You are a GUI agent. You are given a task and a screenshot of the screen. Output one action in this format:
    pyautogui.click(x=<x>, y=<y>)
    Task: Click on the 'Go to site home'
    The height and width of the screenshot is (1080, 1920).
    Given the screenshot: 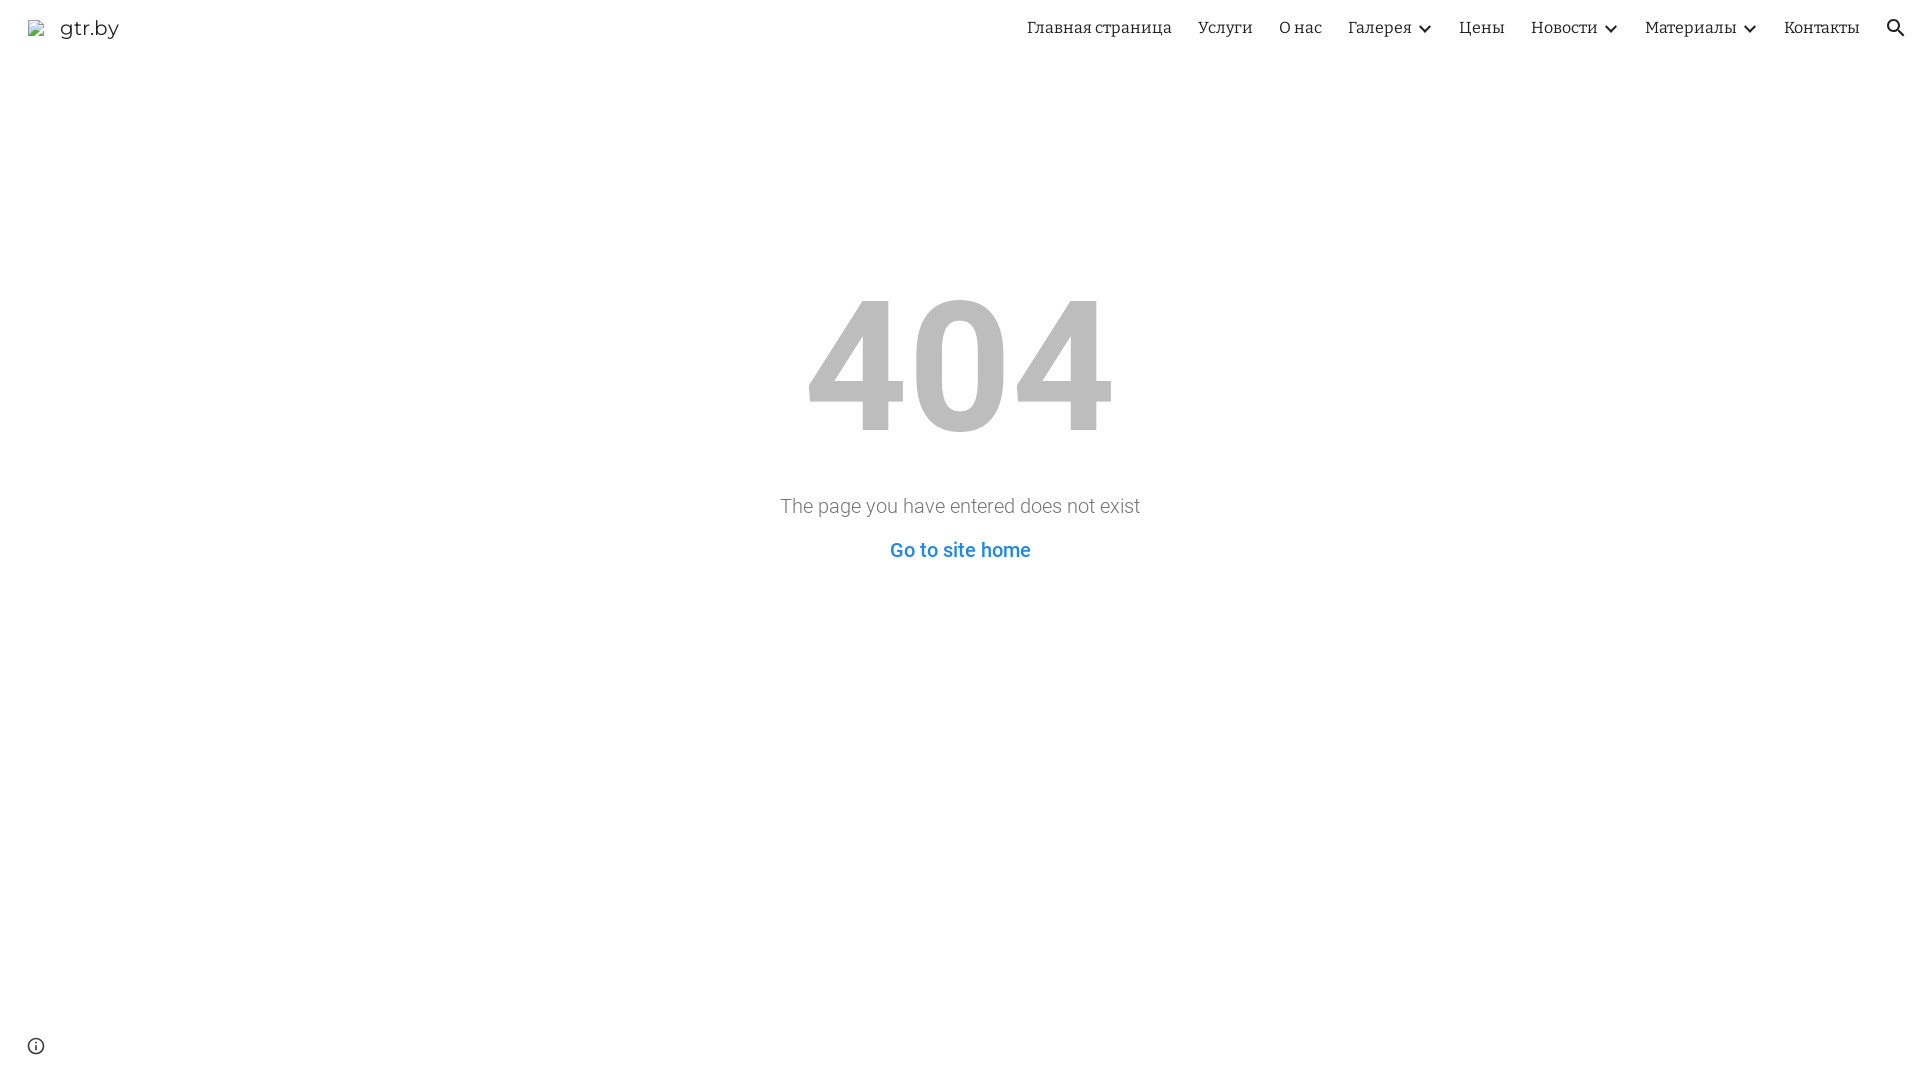 What is the action you would take?
    pyautogui.click(x=888, y=550)
    